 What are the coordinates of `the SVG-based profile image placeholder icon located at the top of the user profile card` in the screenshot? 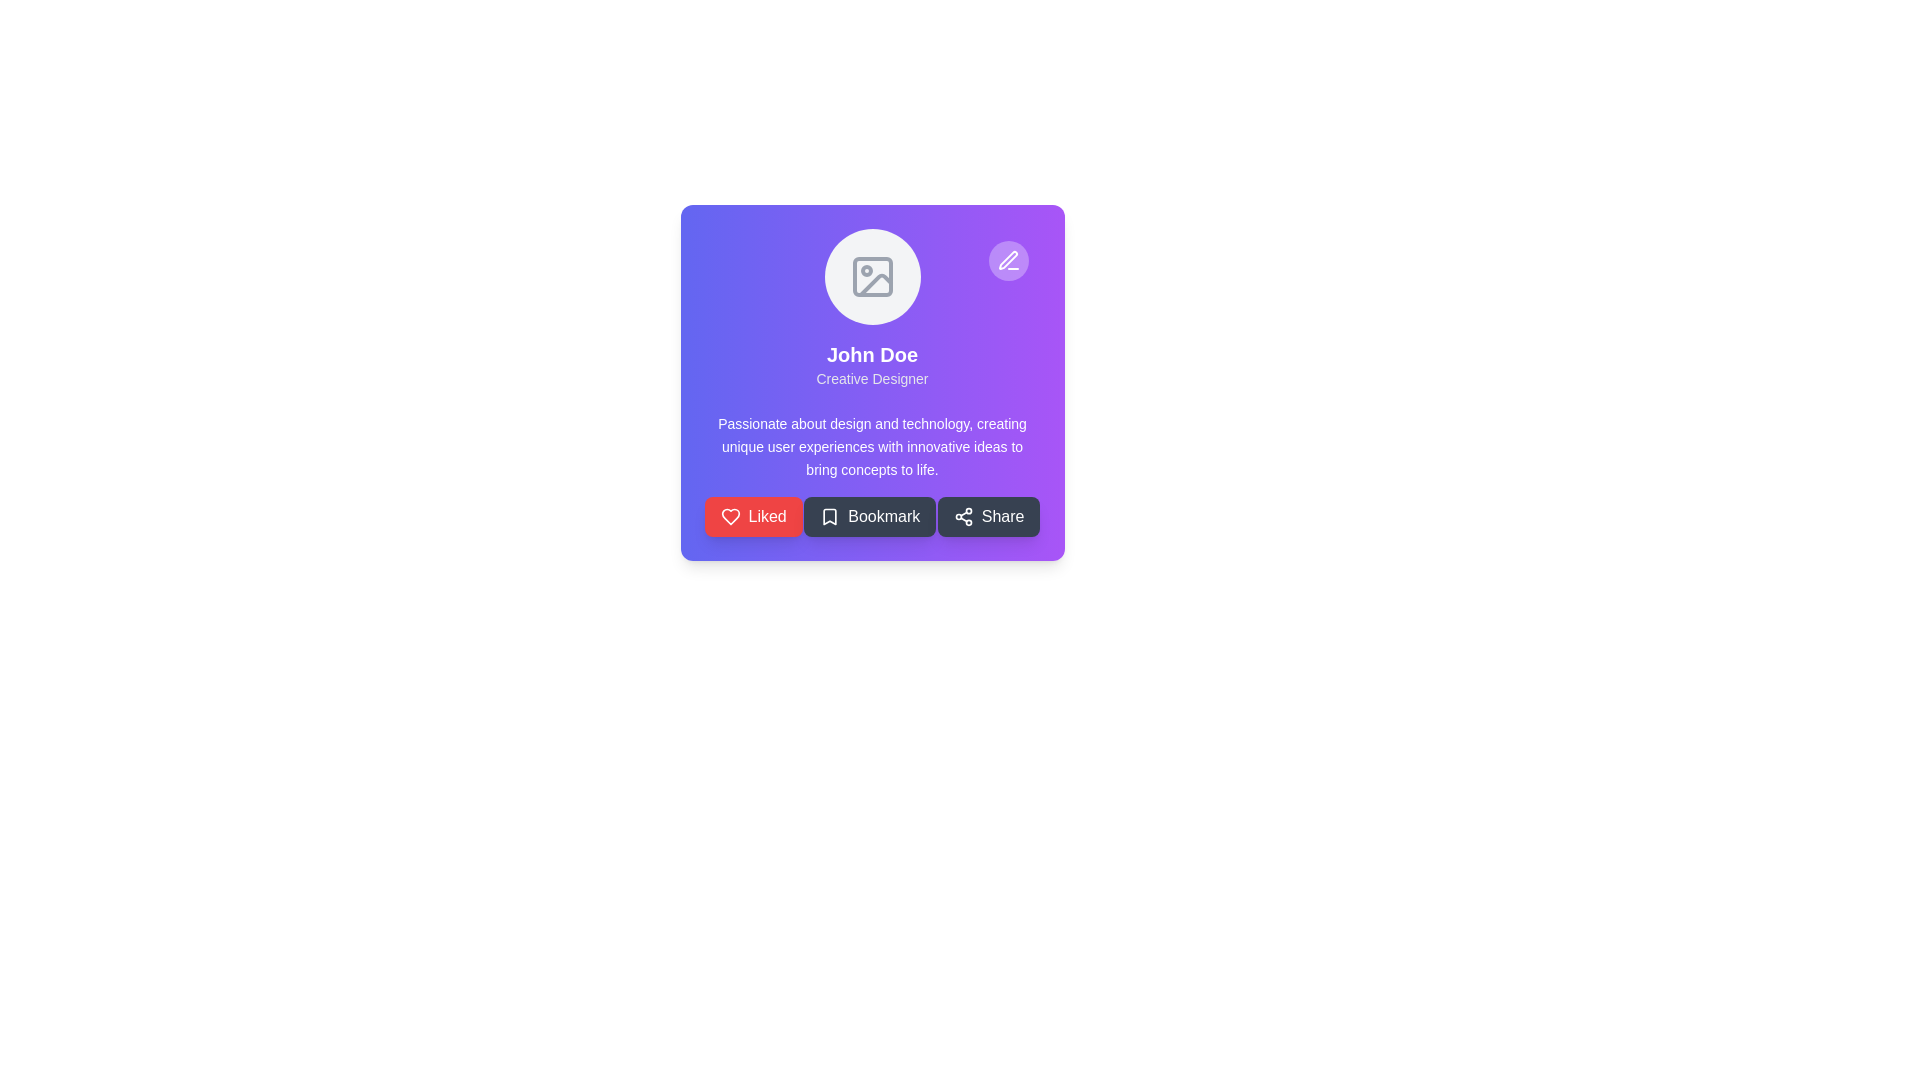 It's located at (872, 277).